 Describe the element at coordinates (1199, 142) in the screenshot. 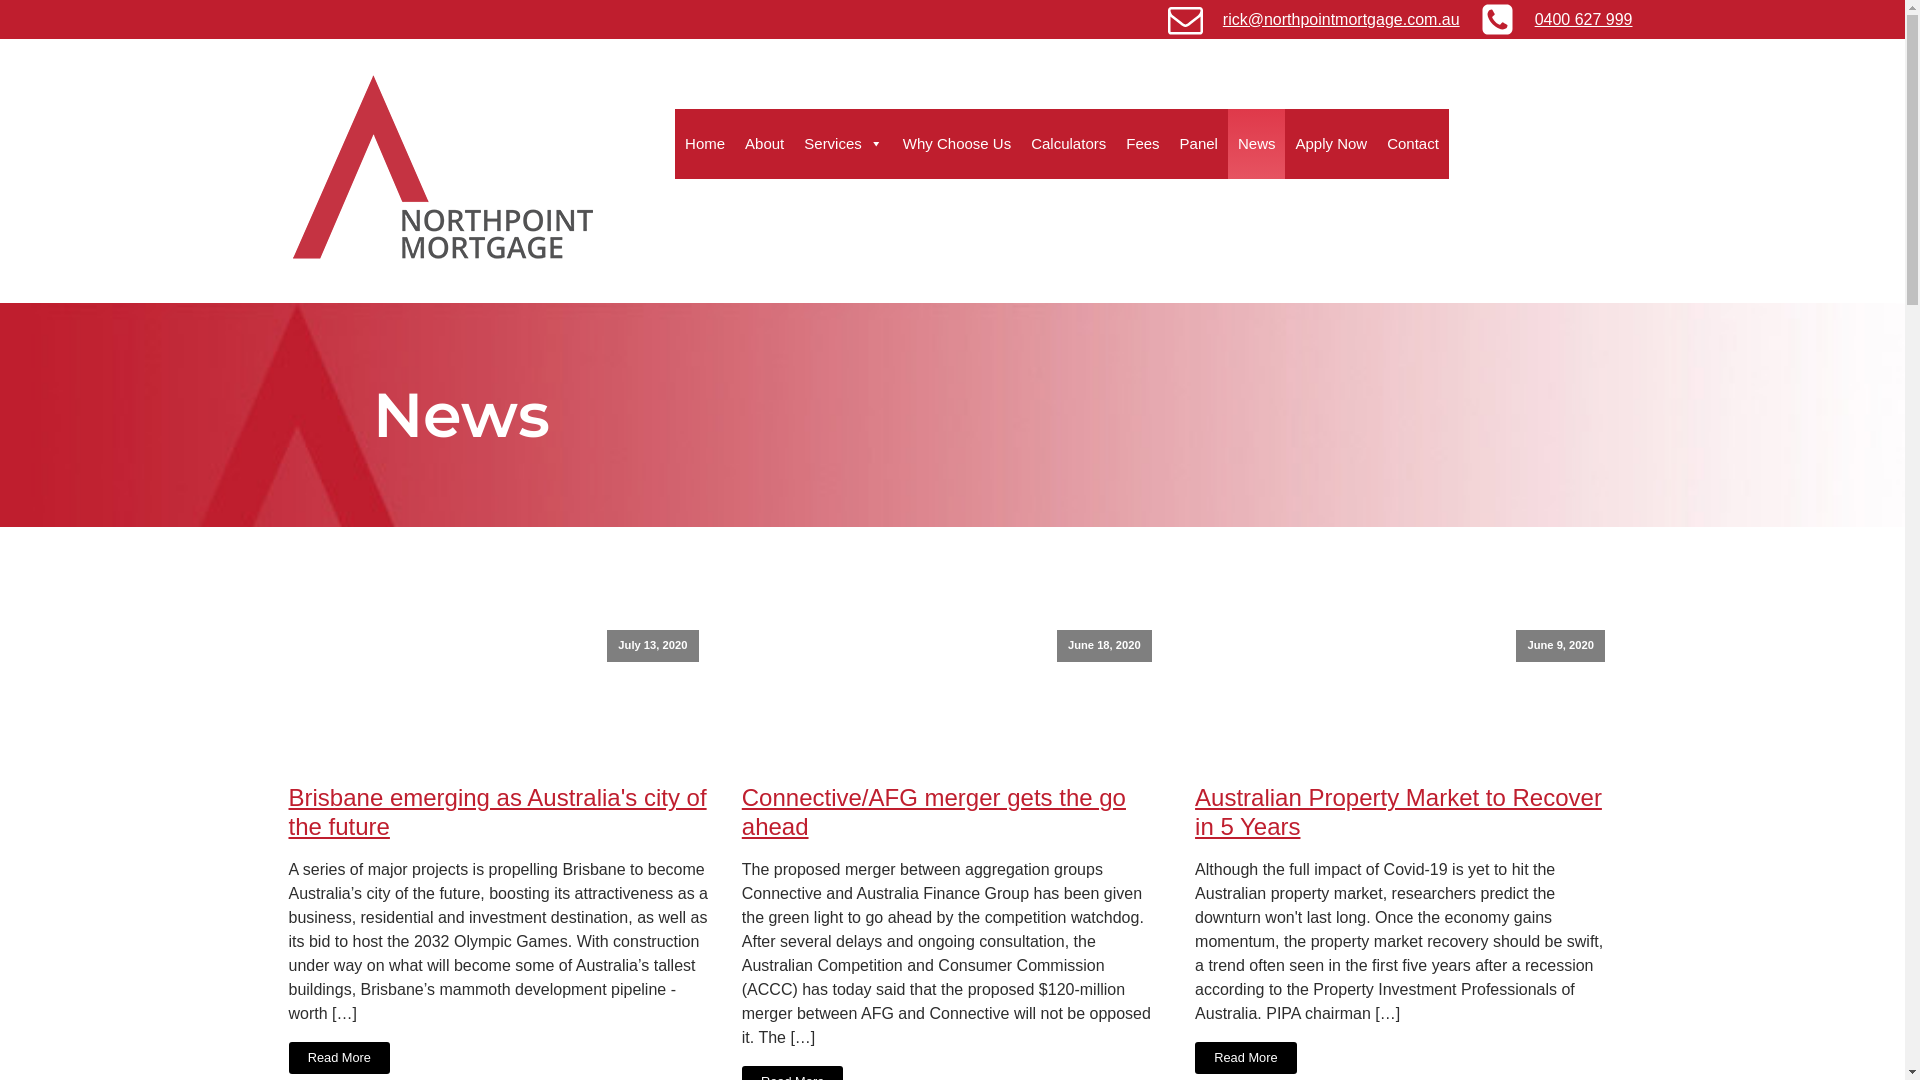

I see `'Panel'` at that location.